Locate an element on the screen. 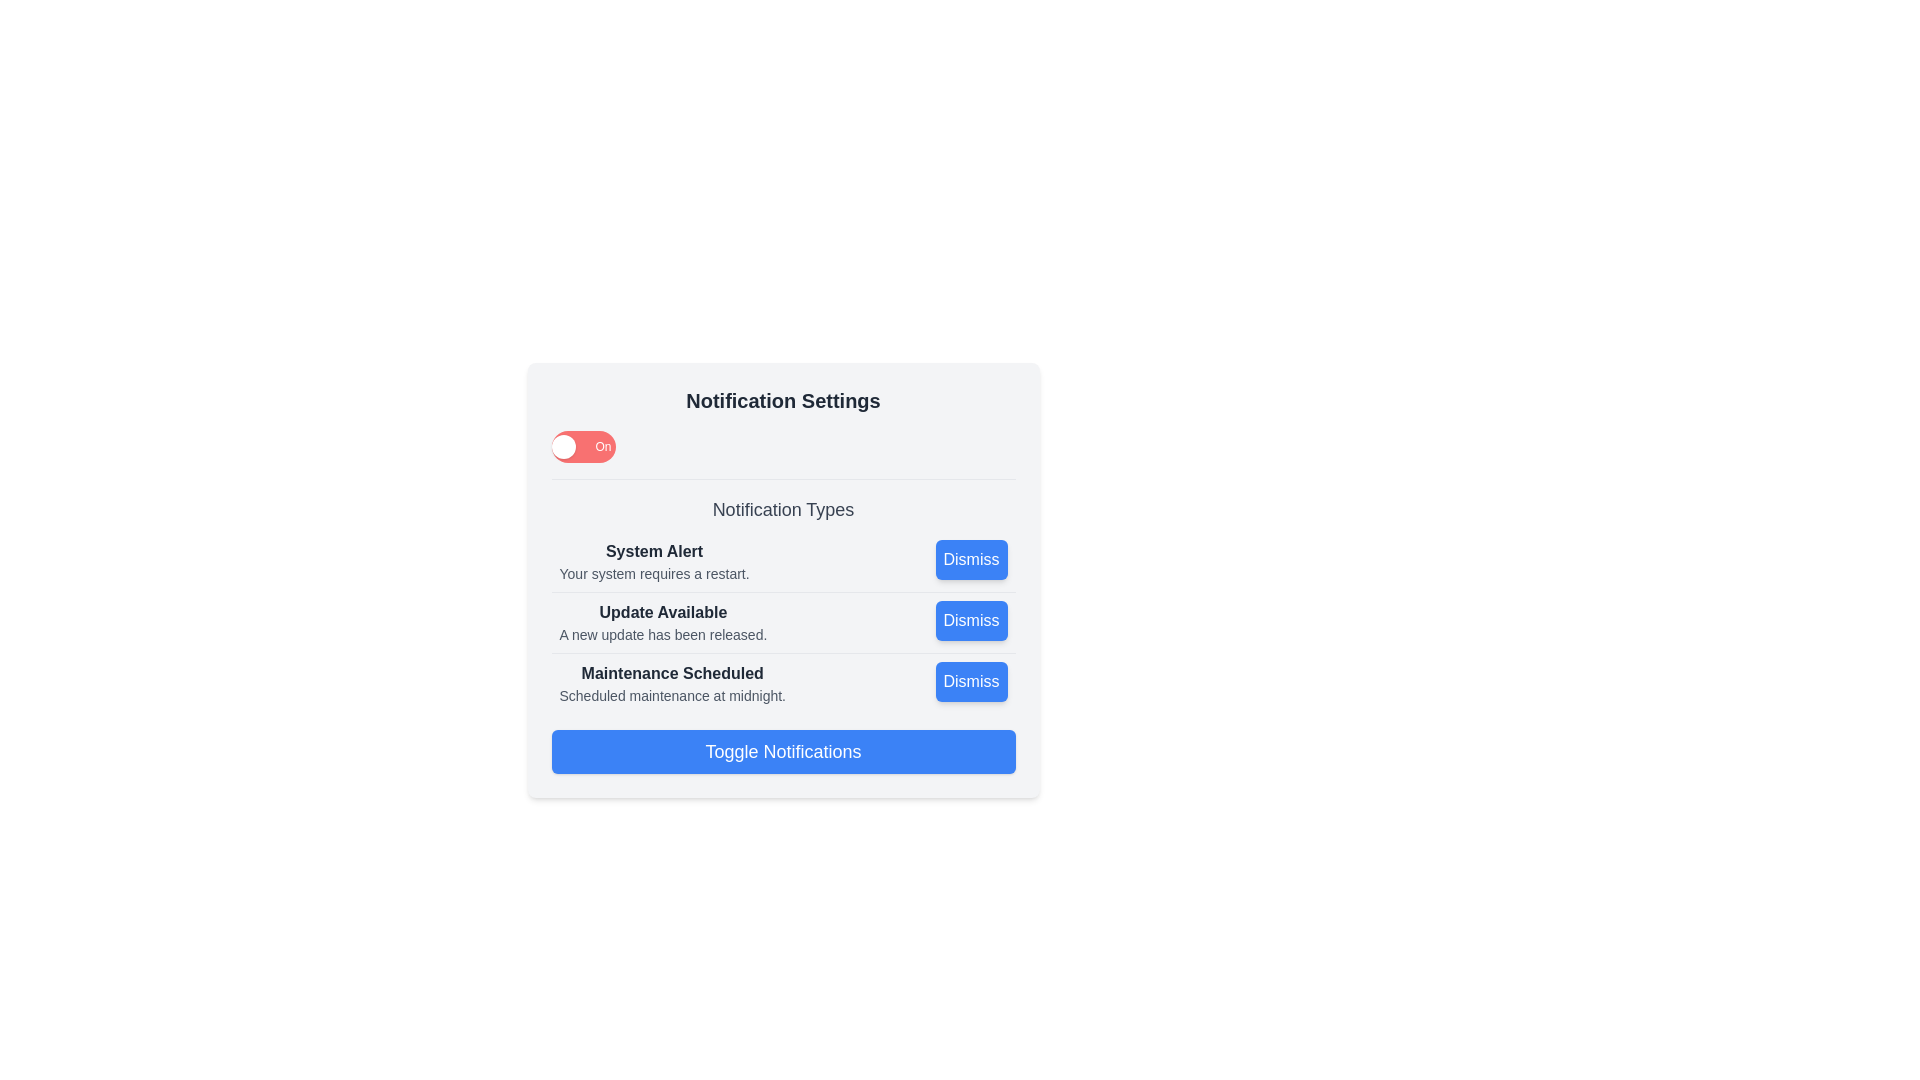  static text label that notifies the user about the necessity of restarting their system, located under the 'System Alert' title in the notification panel is located at coordinates (654, 574).